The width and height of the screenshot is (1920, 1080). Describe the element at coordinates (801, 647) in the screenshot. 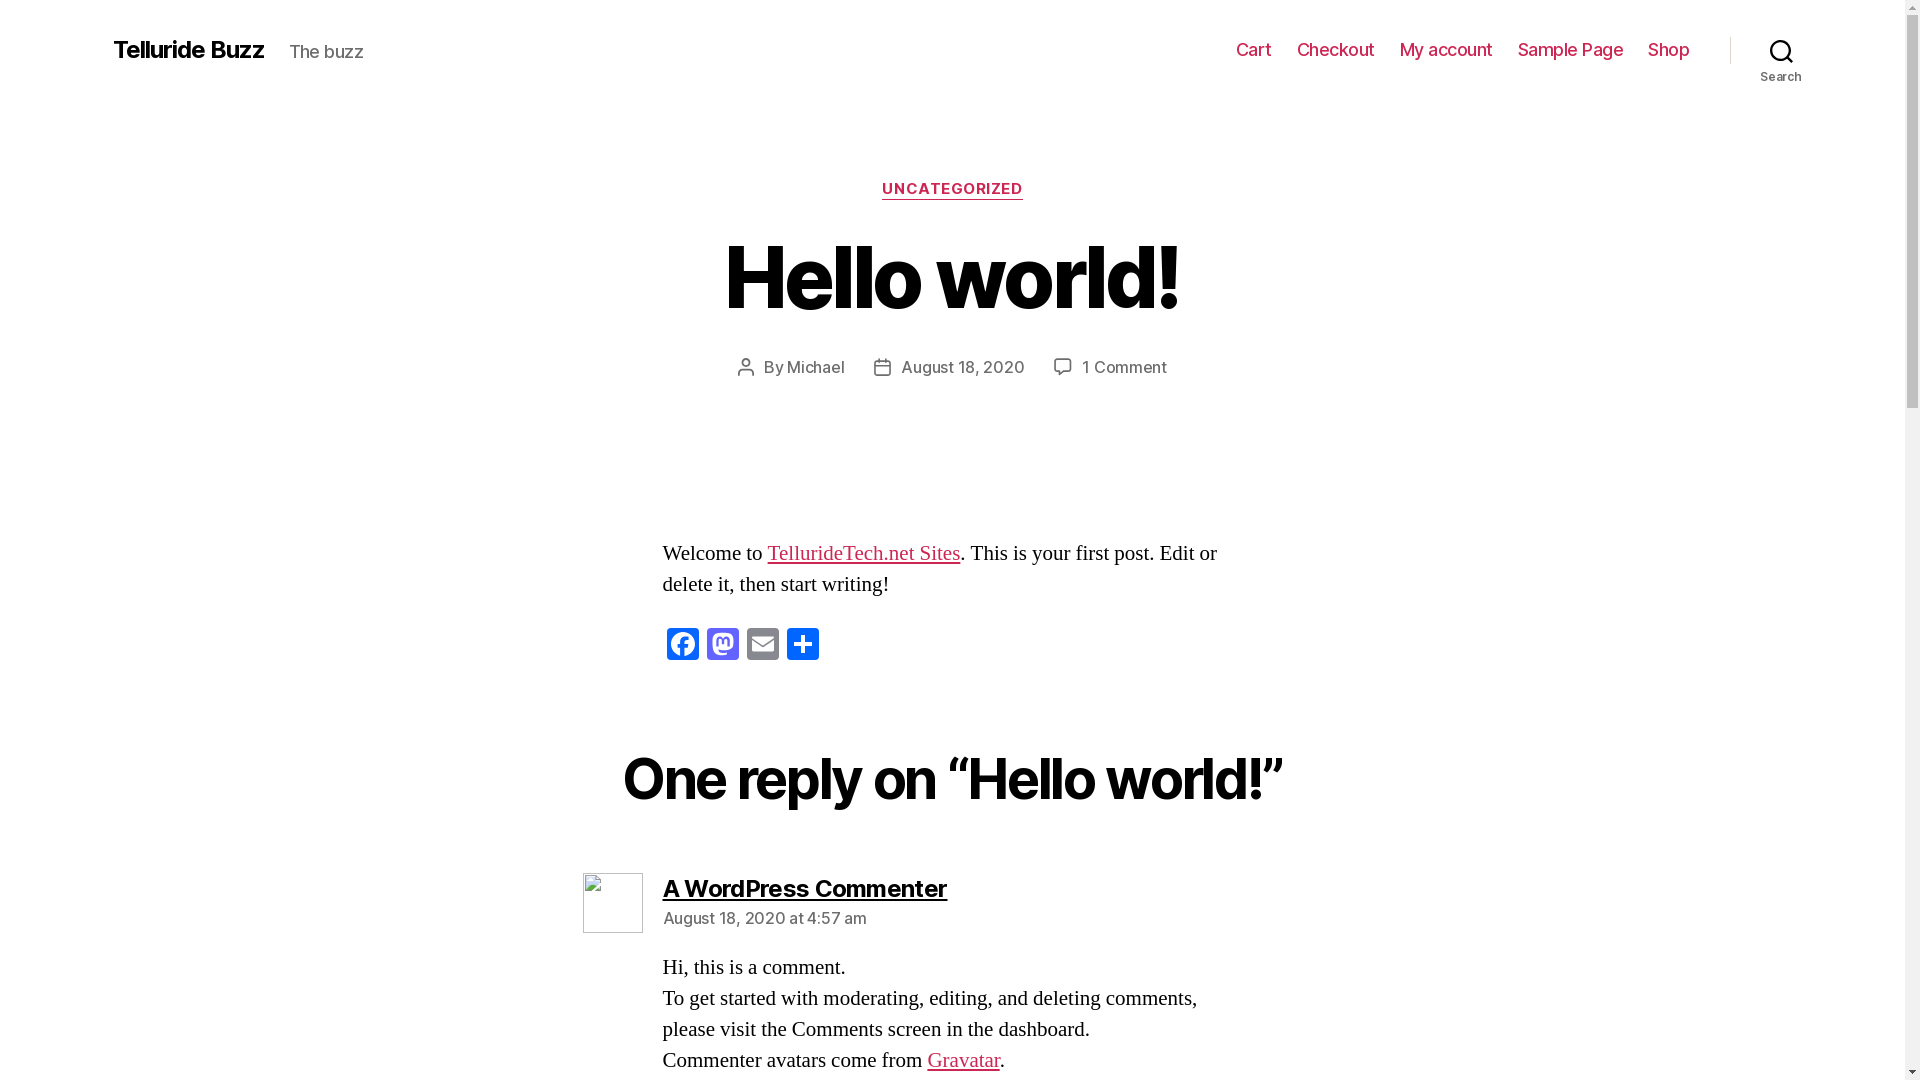

I see `'Share'` at that location.